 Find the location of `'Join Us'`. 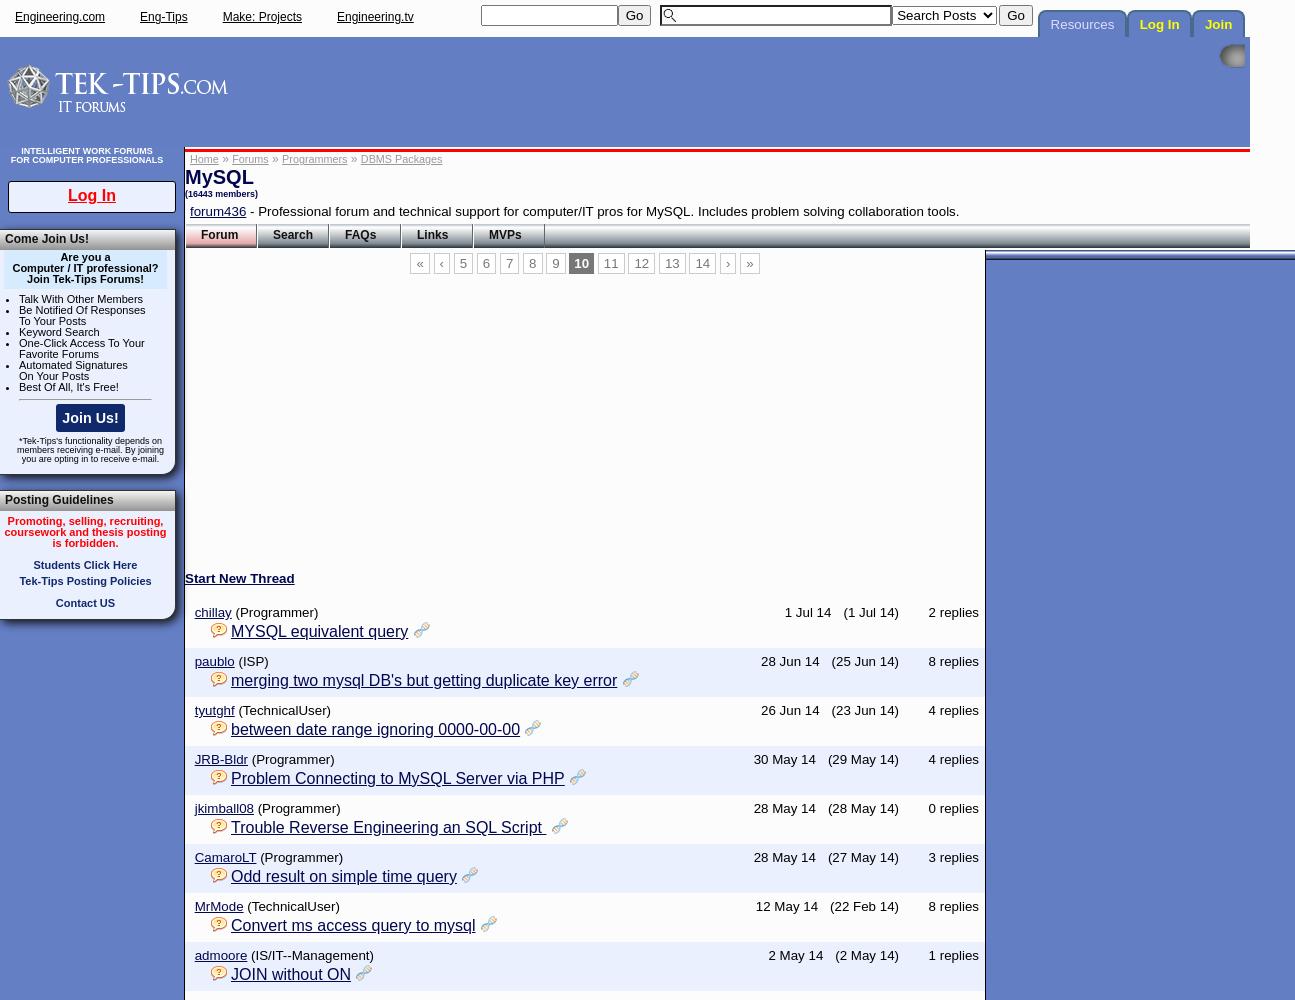

'Join Us' is located at coordinates (282, 292).